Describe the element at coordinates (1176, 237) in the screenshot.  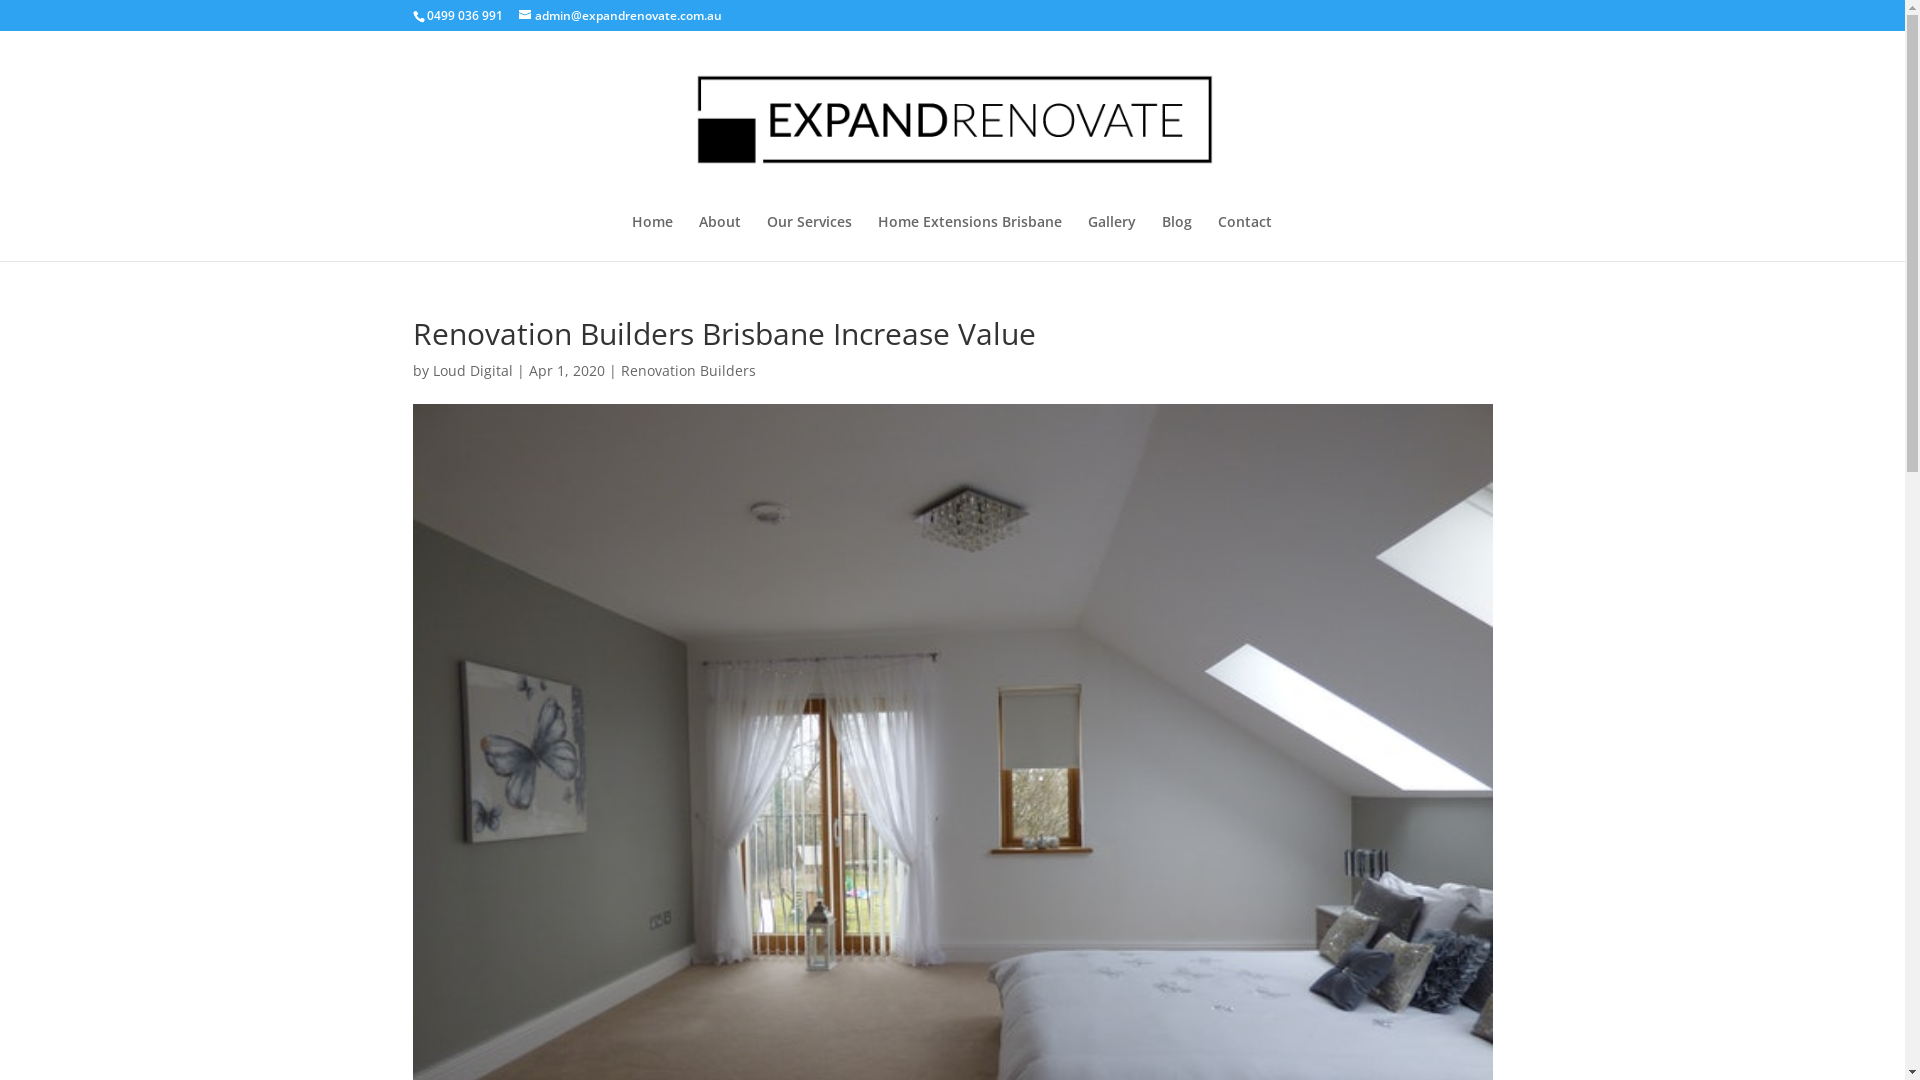
I see `'Blog'` at that location.